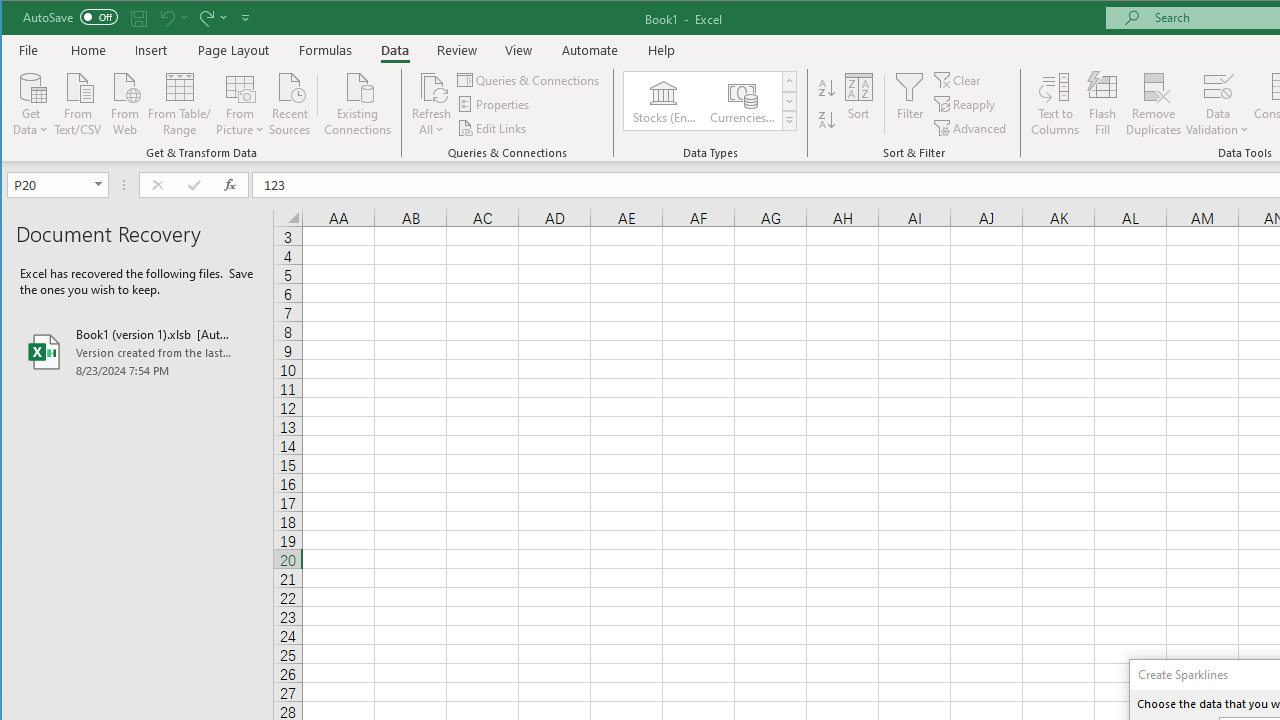  I want to click on 'Data Types', so click(788, 120).